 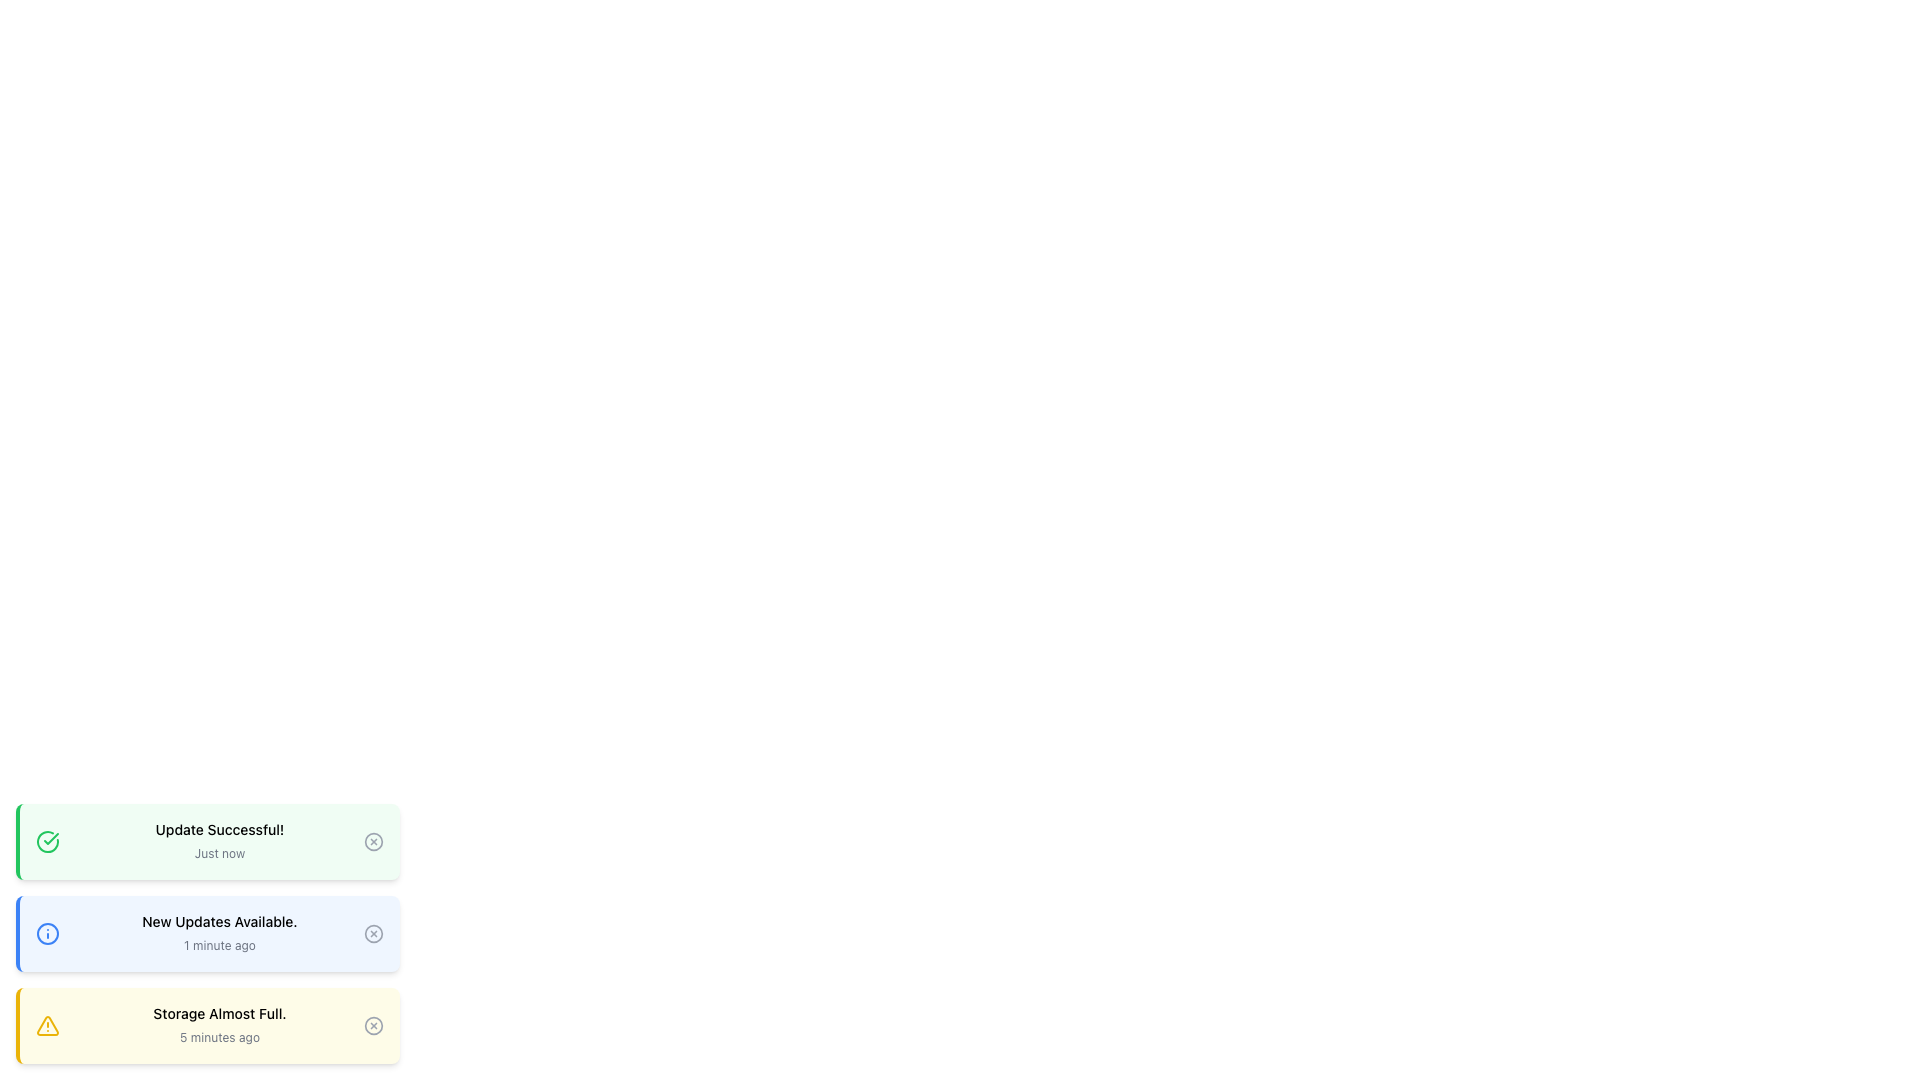 What do you see at coordinates (374, 841) in the screenshot?
I see `the close button located at the right end of the green notification card stating 'Update Successful!'` at bounding box center [374, 841].